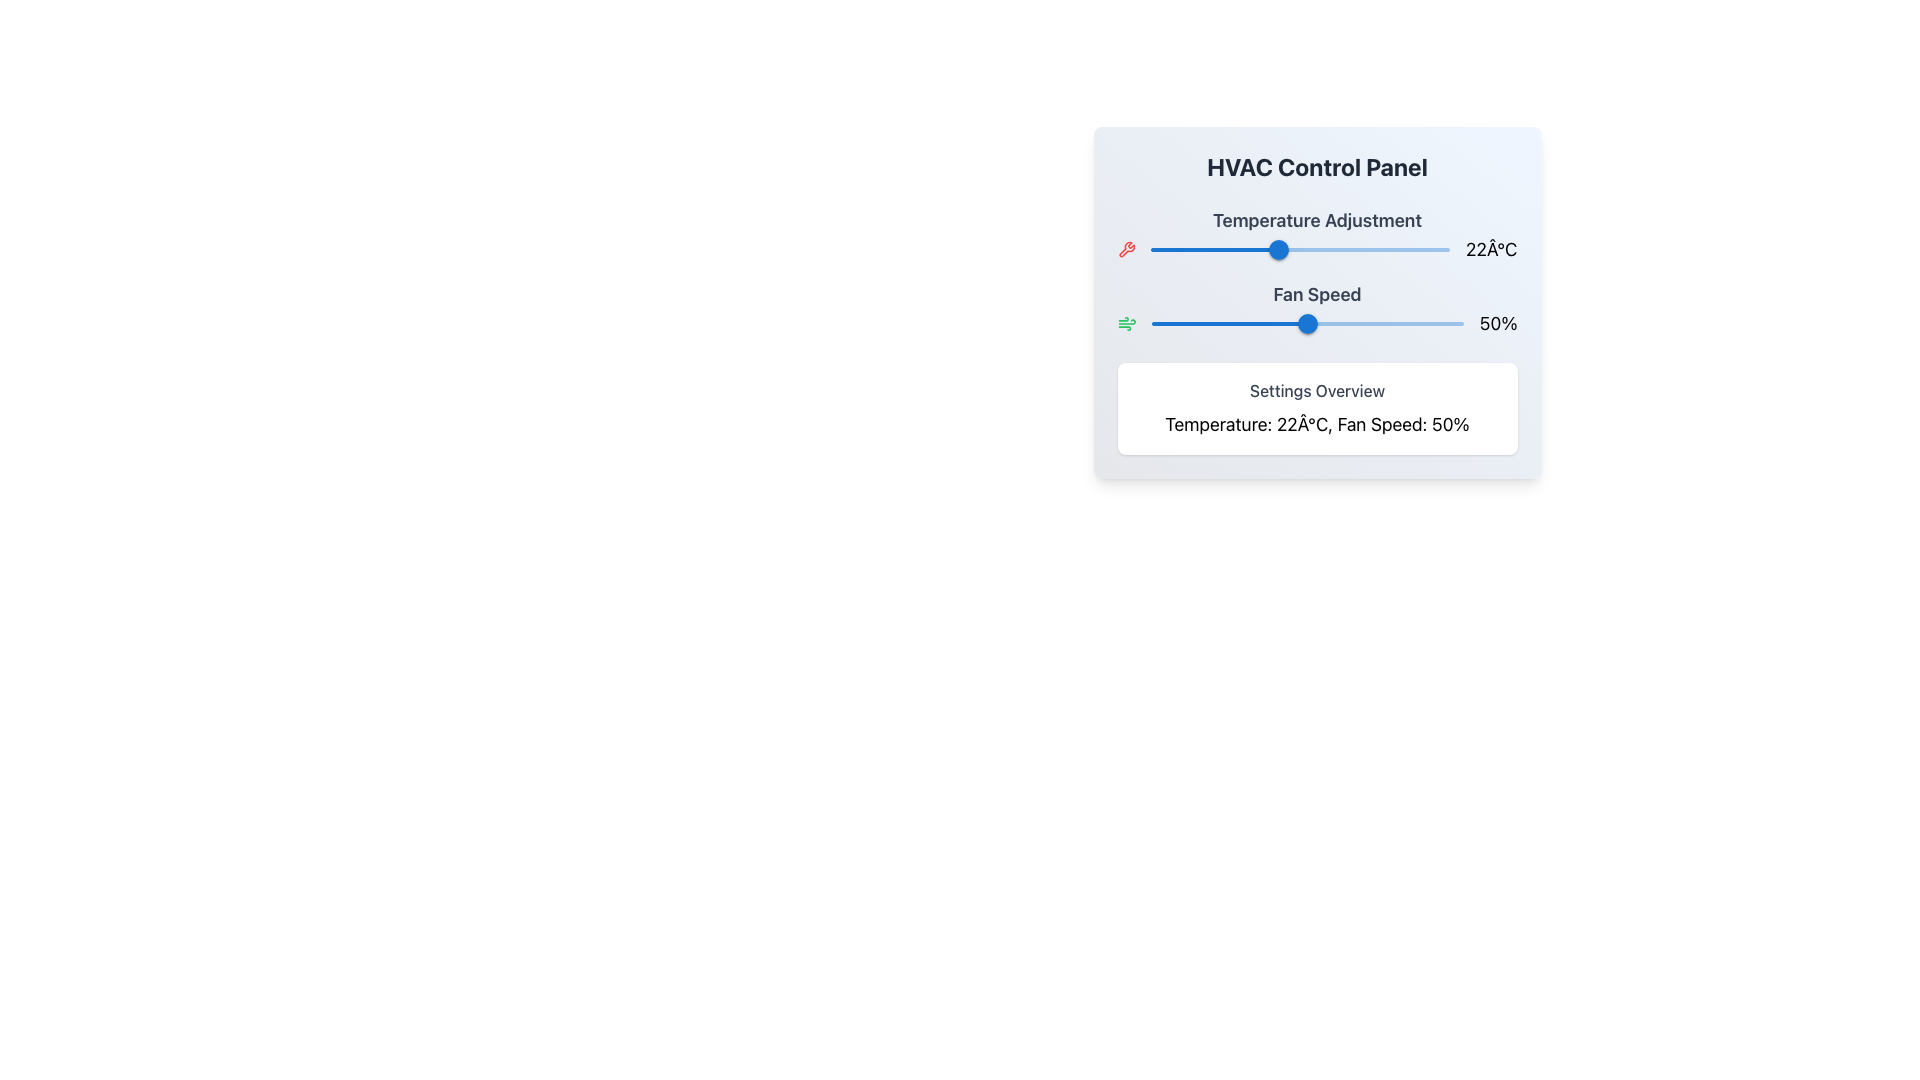 The image size is (1920, 1080). I want to click on the red slider rail element located in the HVAC Control Panel, which serves as the background for the temperature adjustment slider, so click(1300, 249).